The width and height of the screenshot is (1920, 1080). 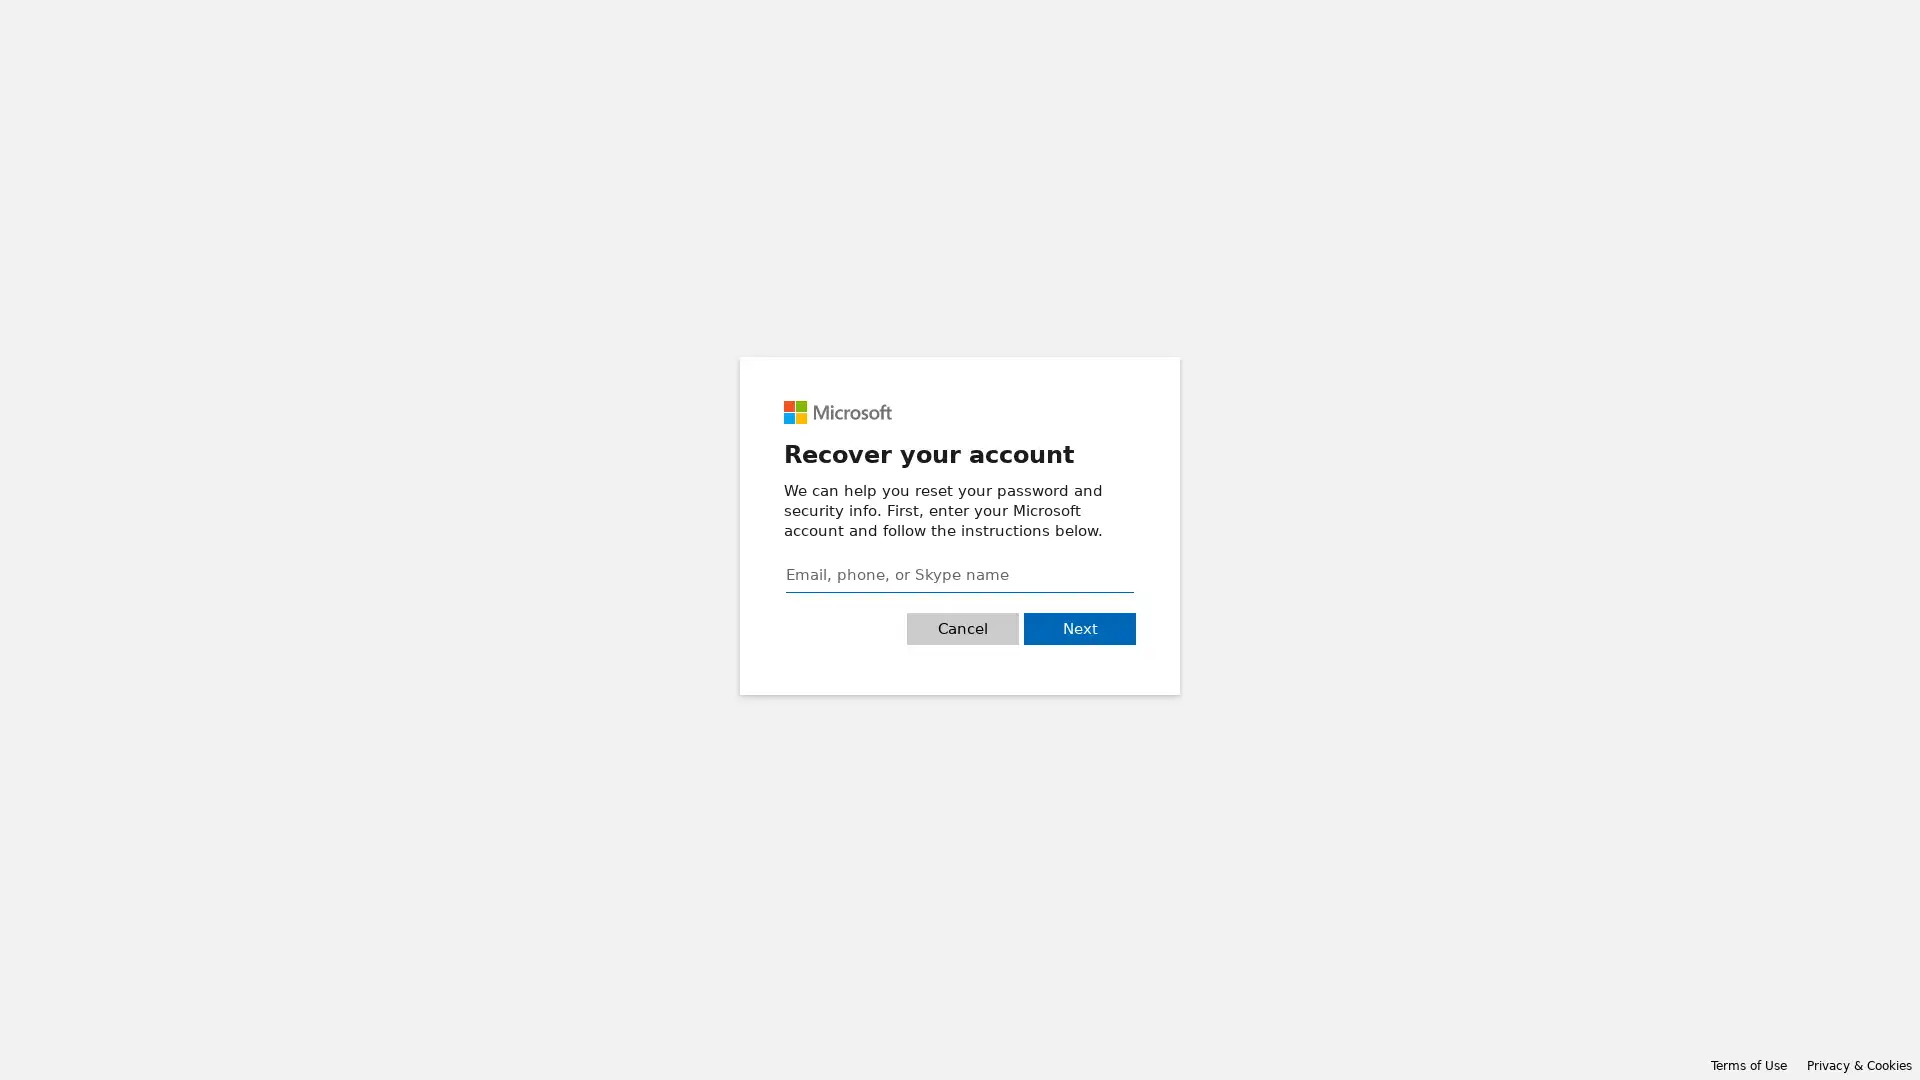 What do you see at coordinates (963, 627) in the screenshot?
I see `Cancel` at bounding box center [963, 627].